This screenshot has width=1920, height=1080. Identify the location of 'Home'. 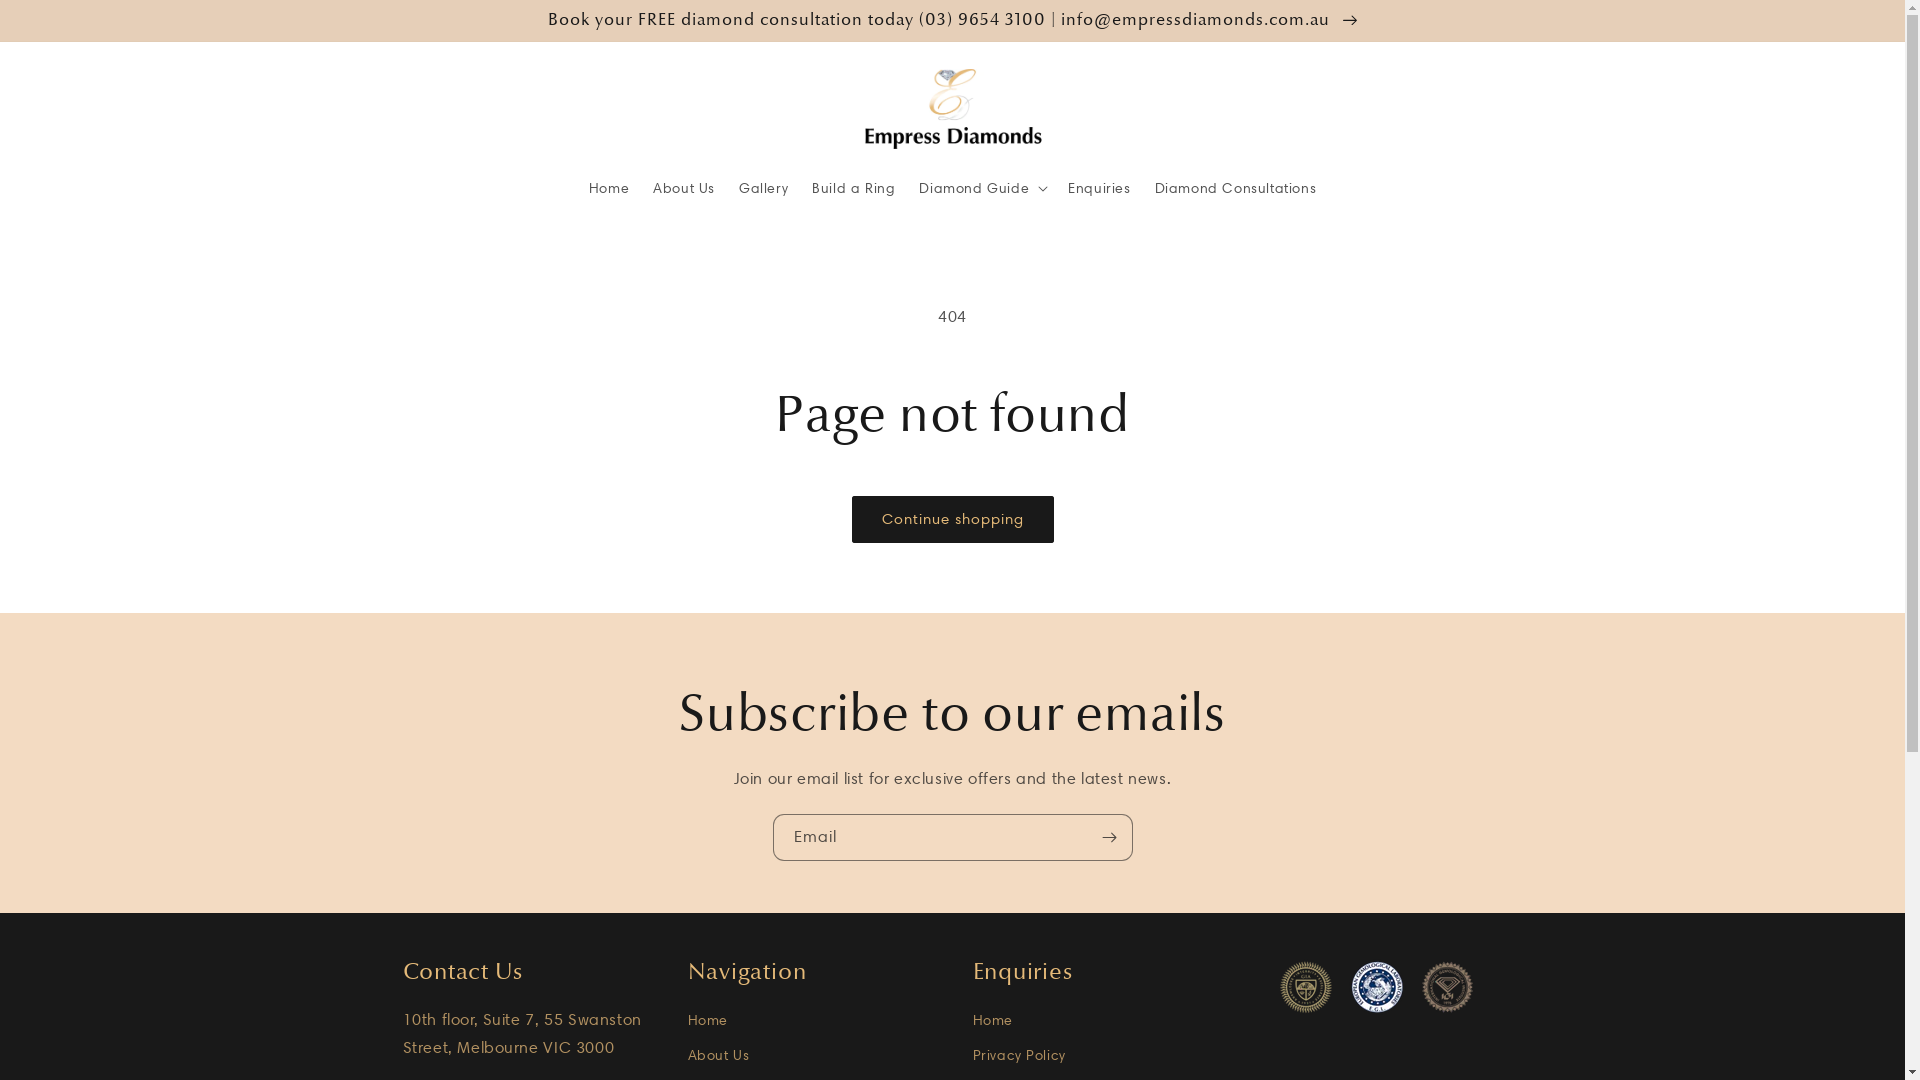
(608, 188).